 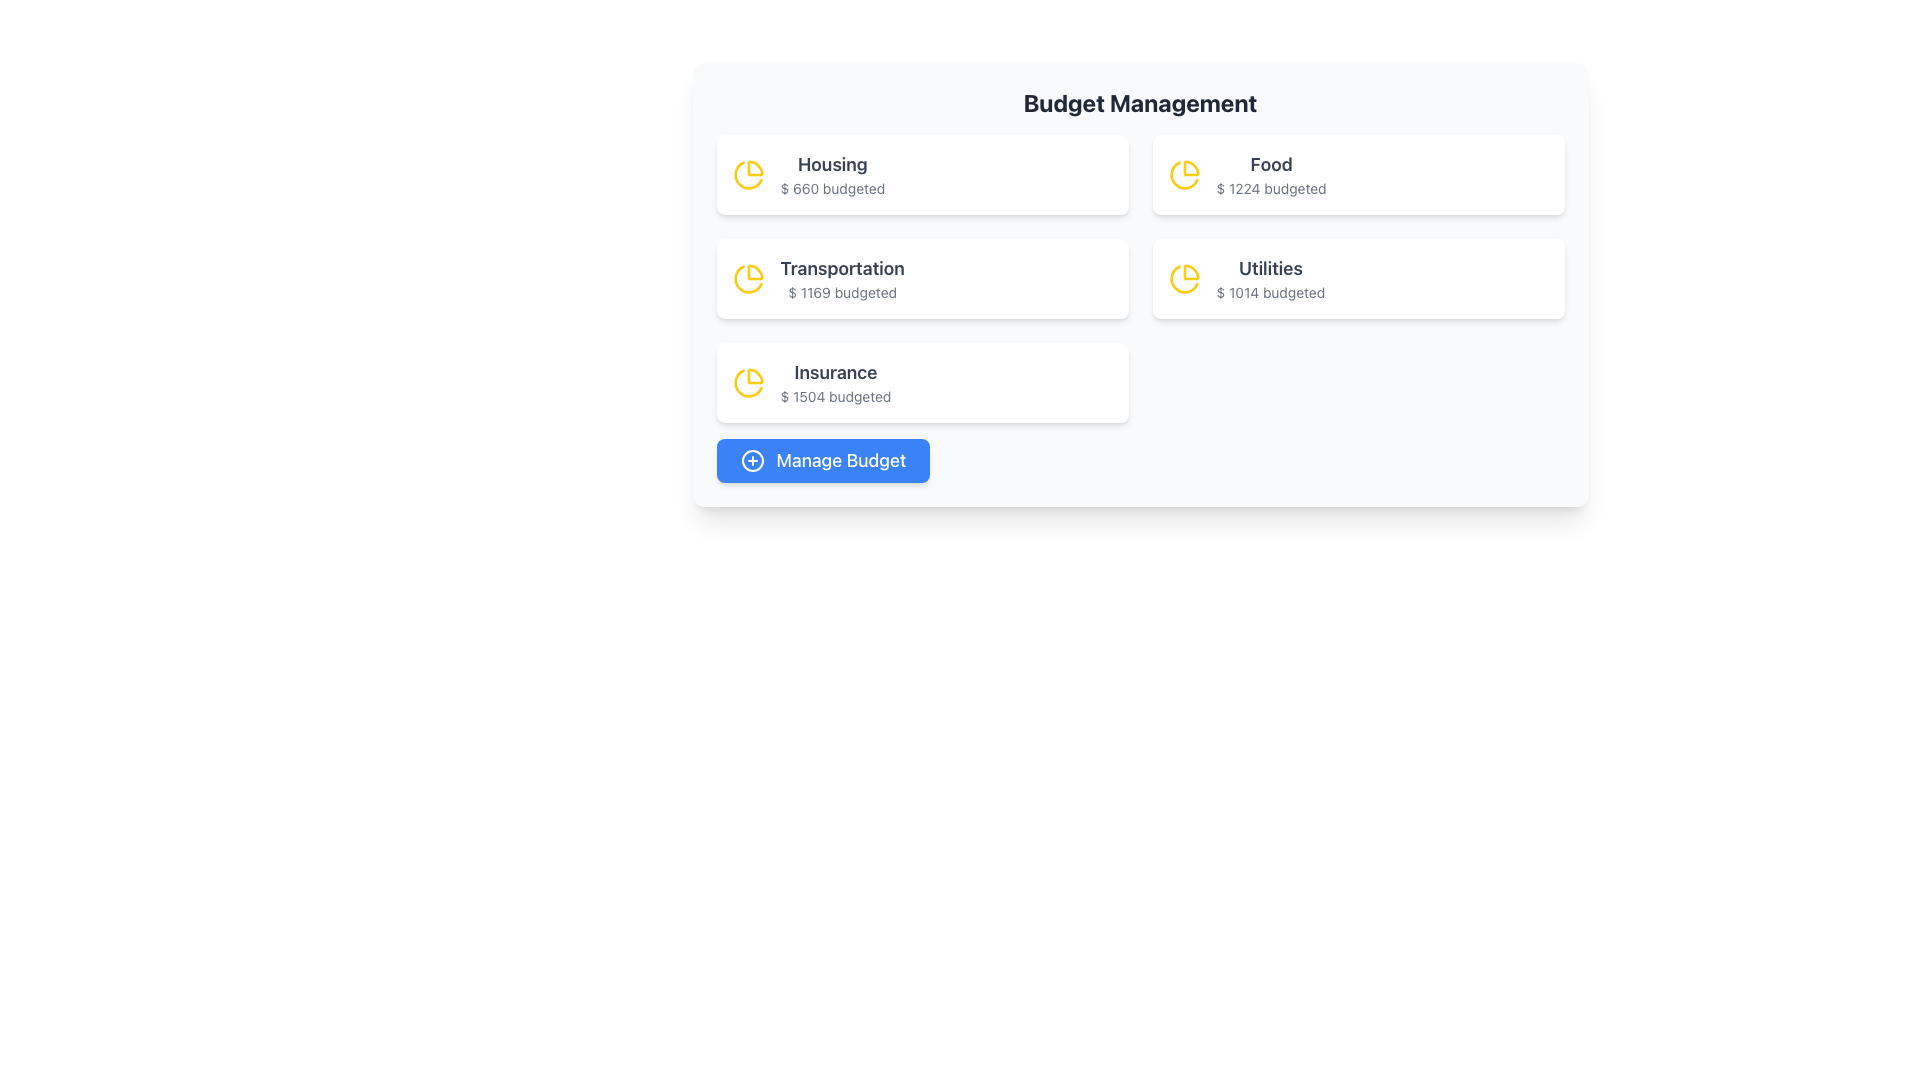 I want to click on the circular outline of the icon within the 'Manage Budget' button located at the bottom-left corner of the white section of the interface, so click(x=751, y=461).